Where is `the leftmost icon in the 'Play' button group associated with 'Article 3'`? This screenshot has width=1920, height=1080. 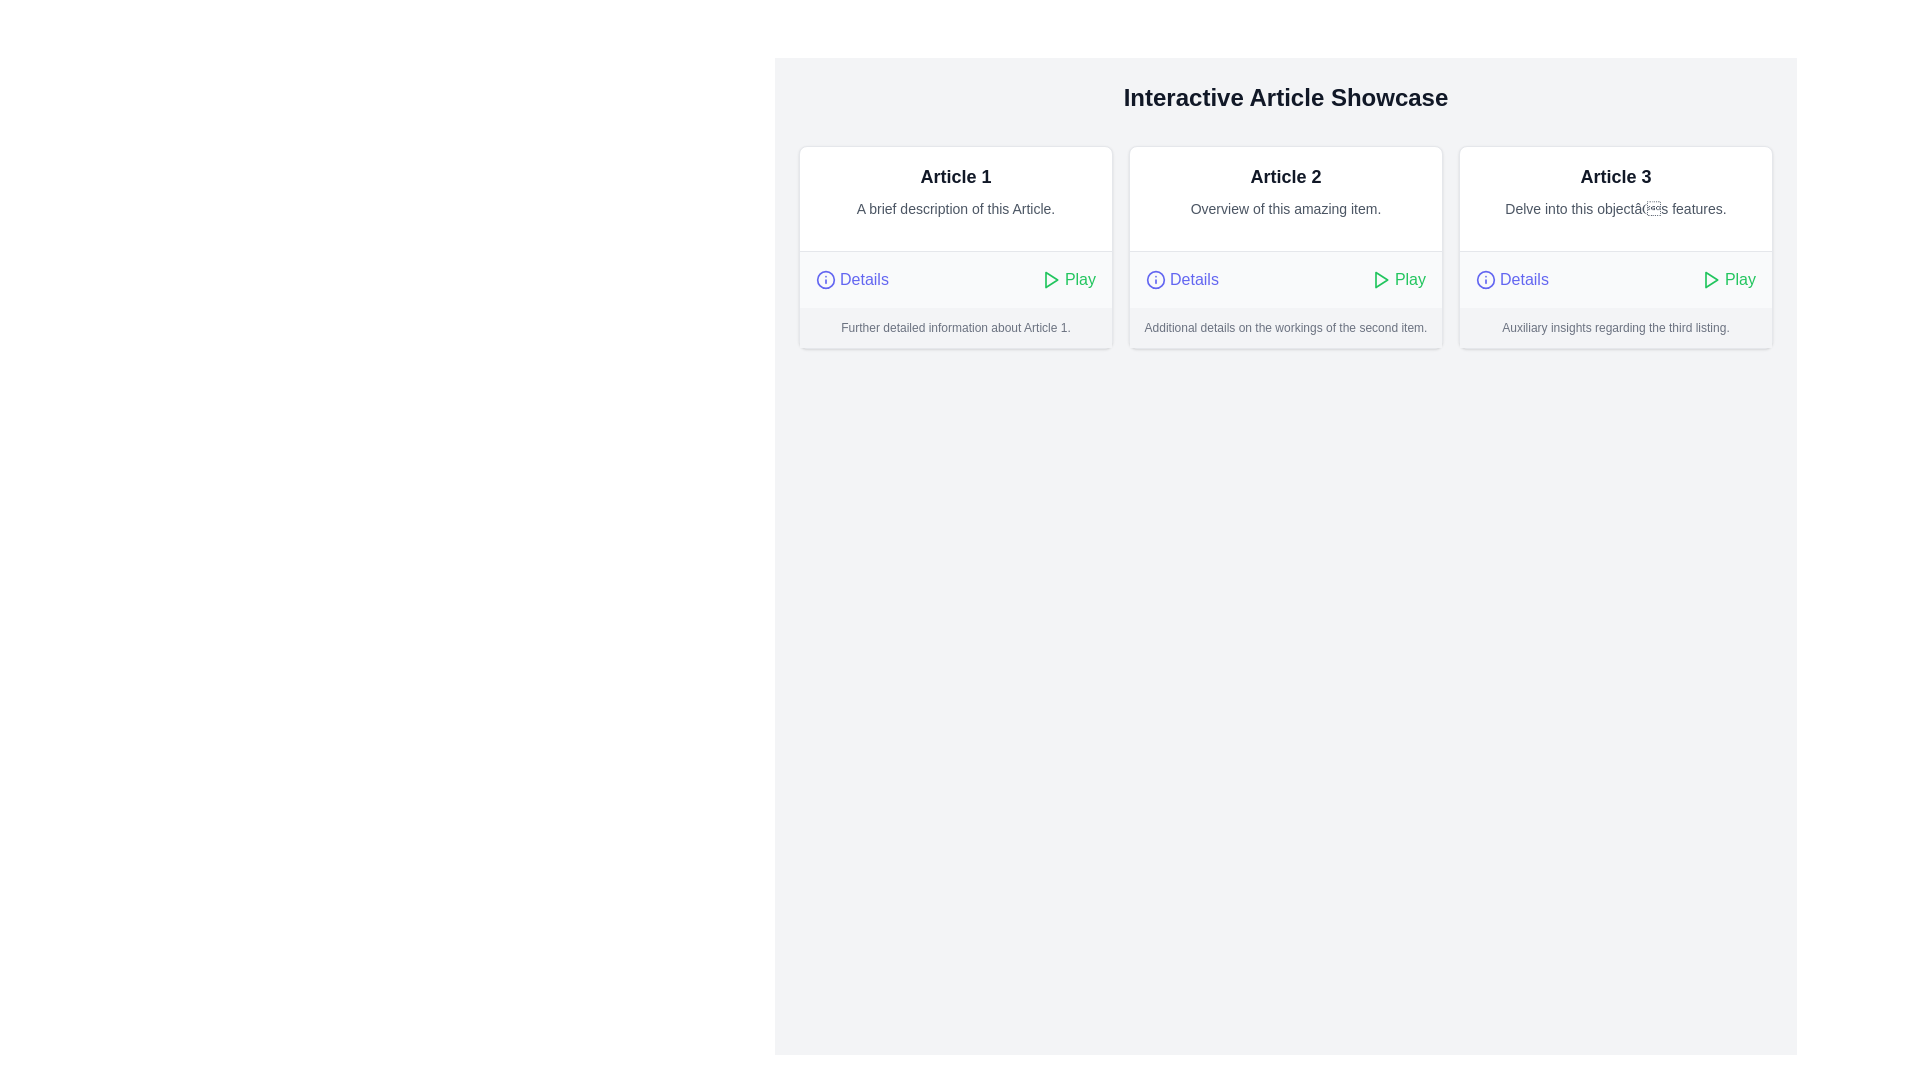 the leftmost icon in the 'Play' button group associated with 'Article 3' is located at coordinates (1709, 280).